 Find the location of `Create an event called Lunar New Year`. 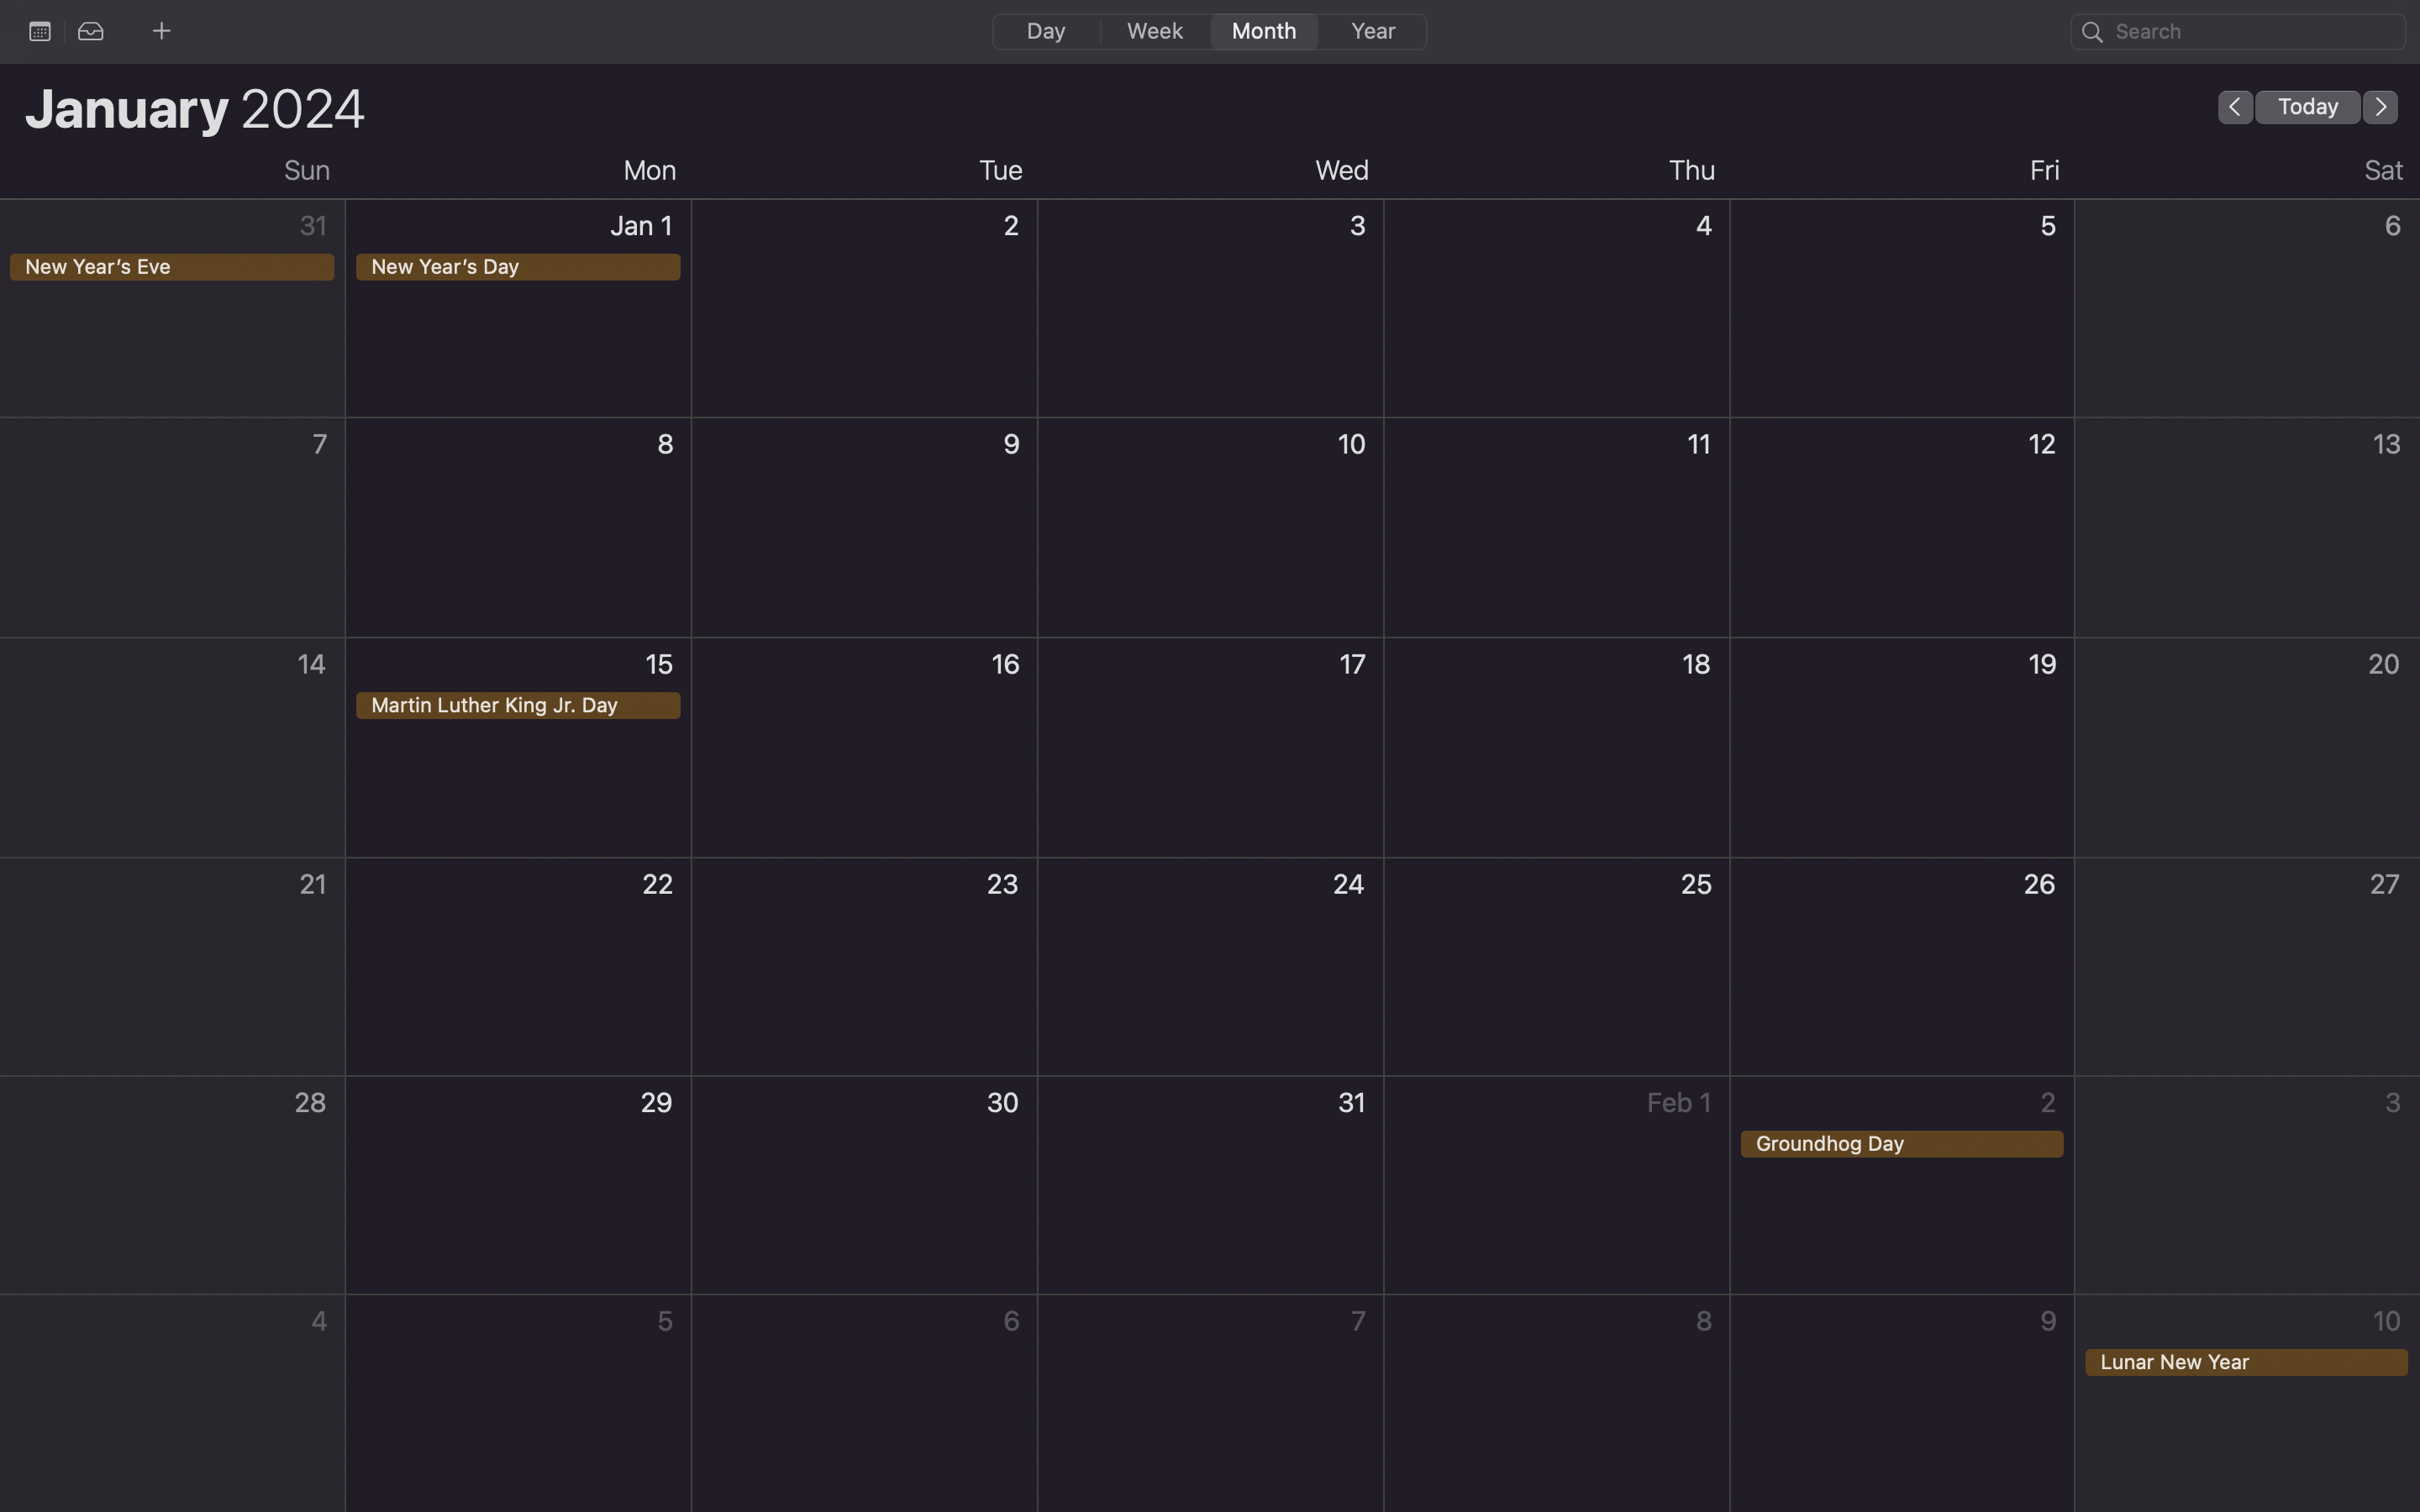

Create an event called Lunar New Year is located at coordinates (2247, 1399).